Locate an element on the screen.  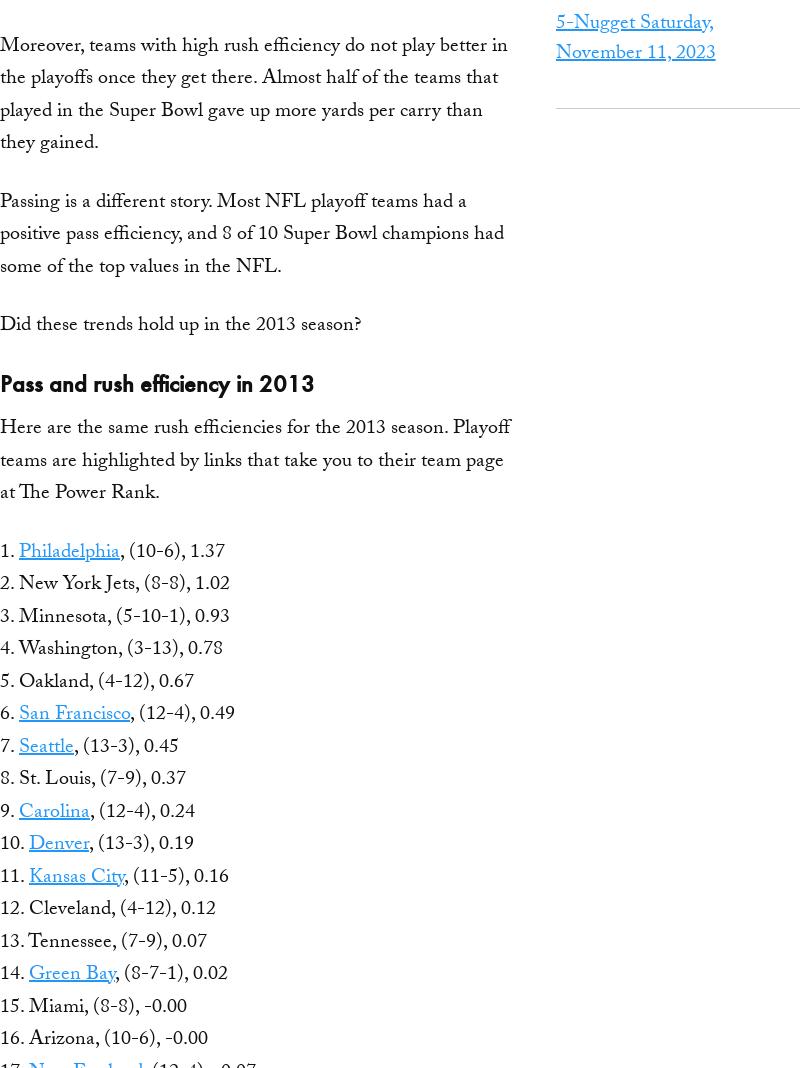
'Moreover, teams with high rush efficiency do not play better in the playoffs once they get there.  Almost half of the teams that played in the Super Bowl gave up more yards per carry than they gained.' is located at coordinates (253, 95).